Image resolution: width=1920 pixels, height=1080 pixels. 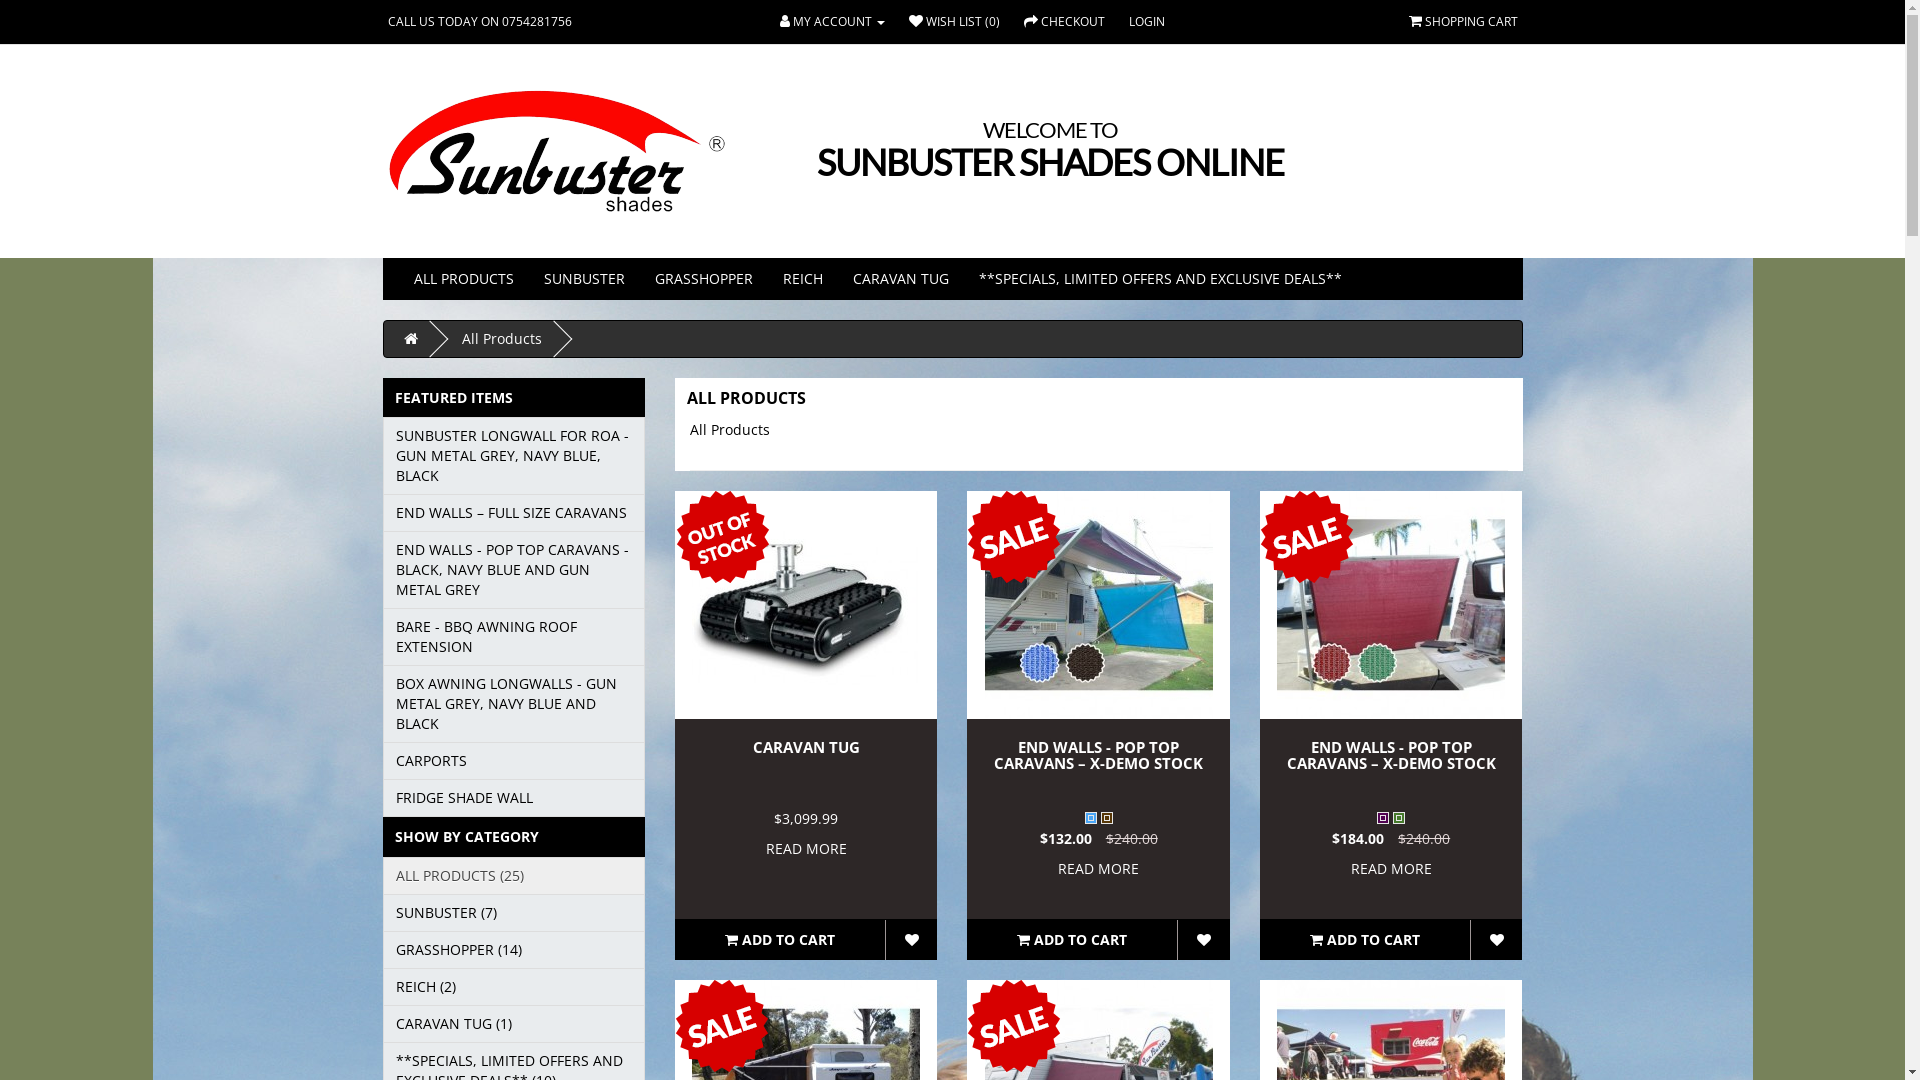 I want to click on 'CARAVAN TUG (1)', so click(x=382, y=1023).